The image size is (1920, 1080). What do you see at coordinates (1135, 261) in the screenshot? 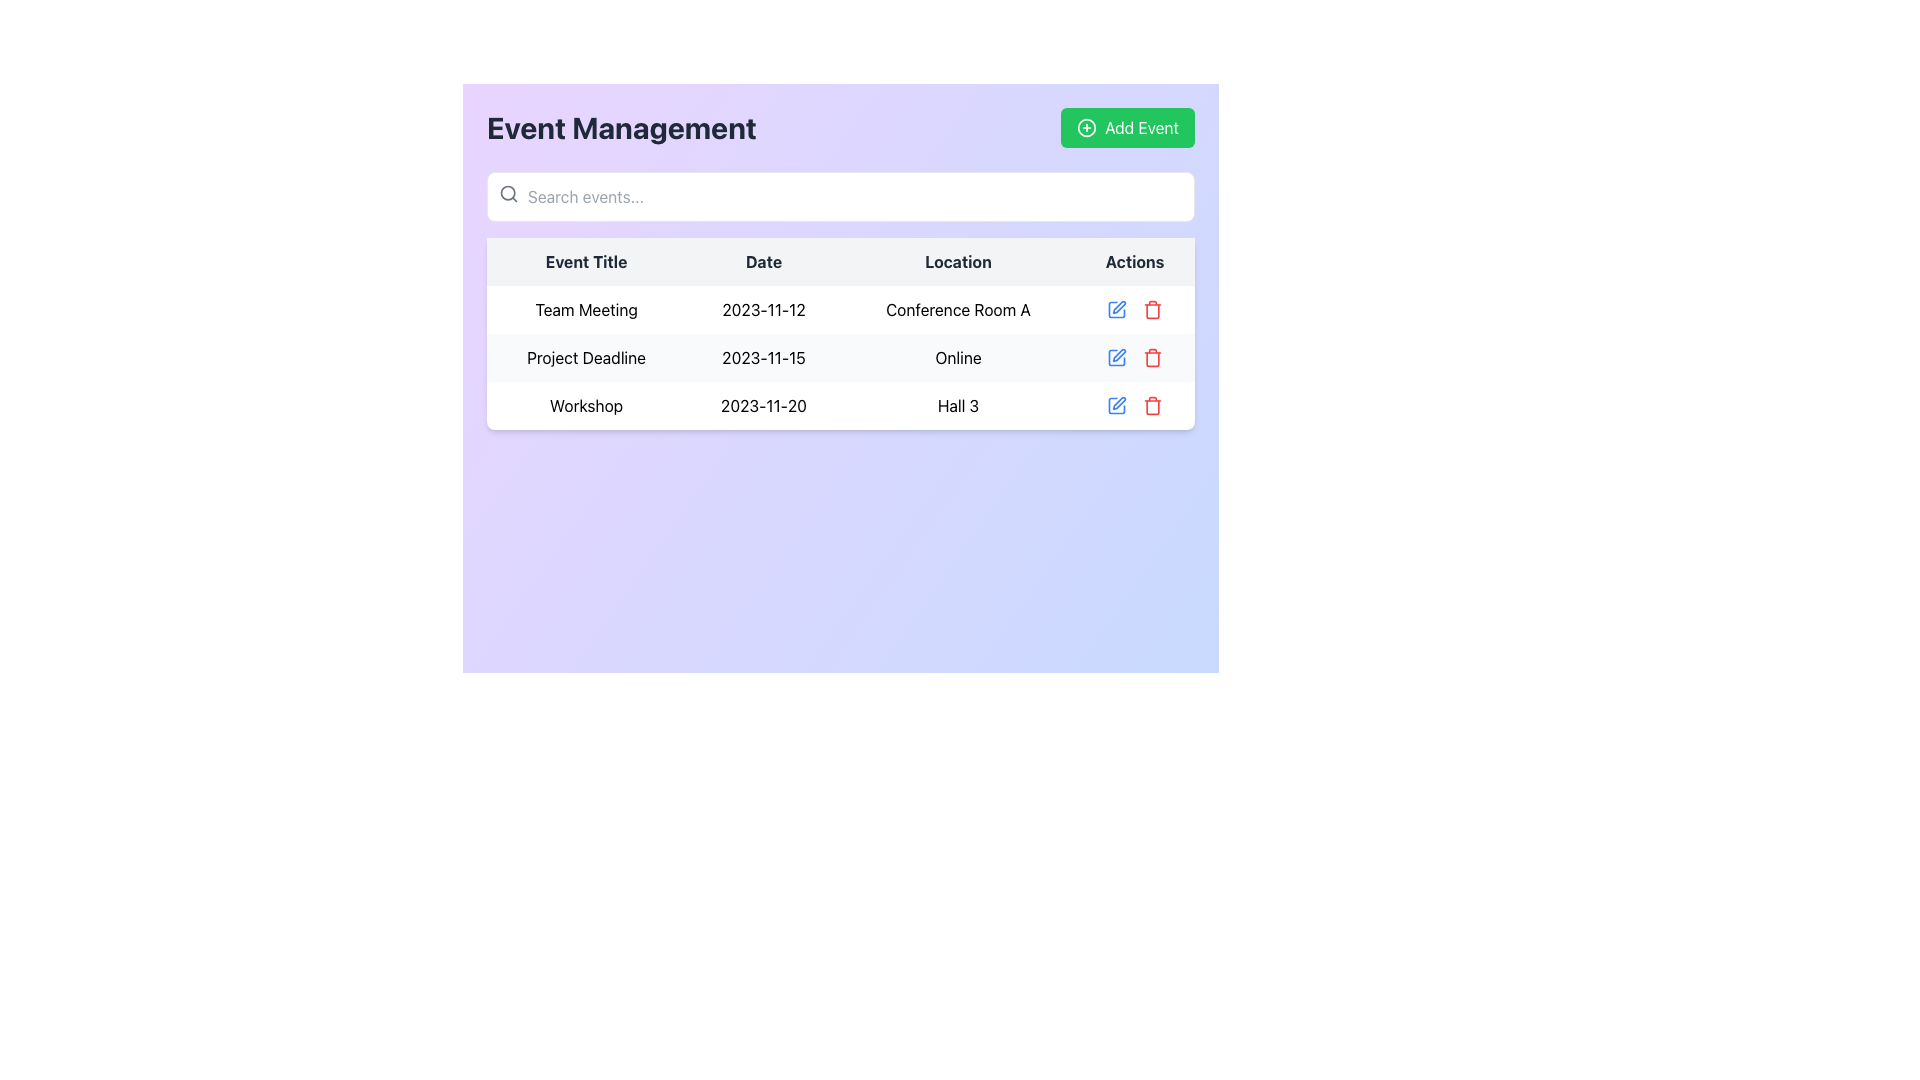
I see `the header label for the 'Actions' column in the data table, which is the fourth column header located to the far right of the header row` at bounding box center [1135, 261].